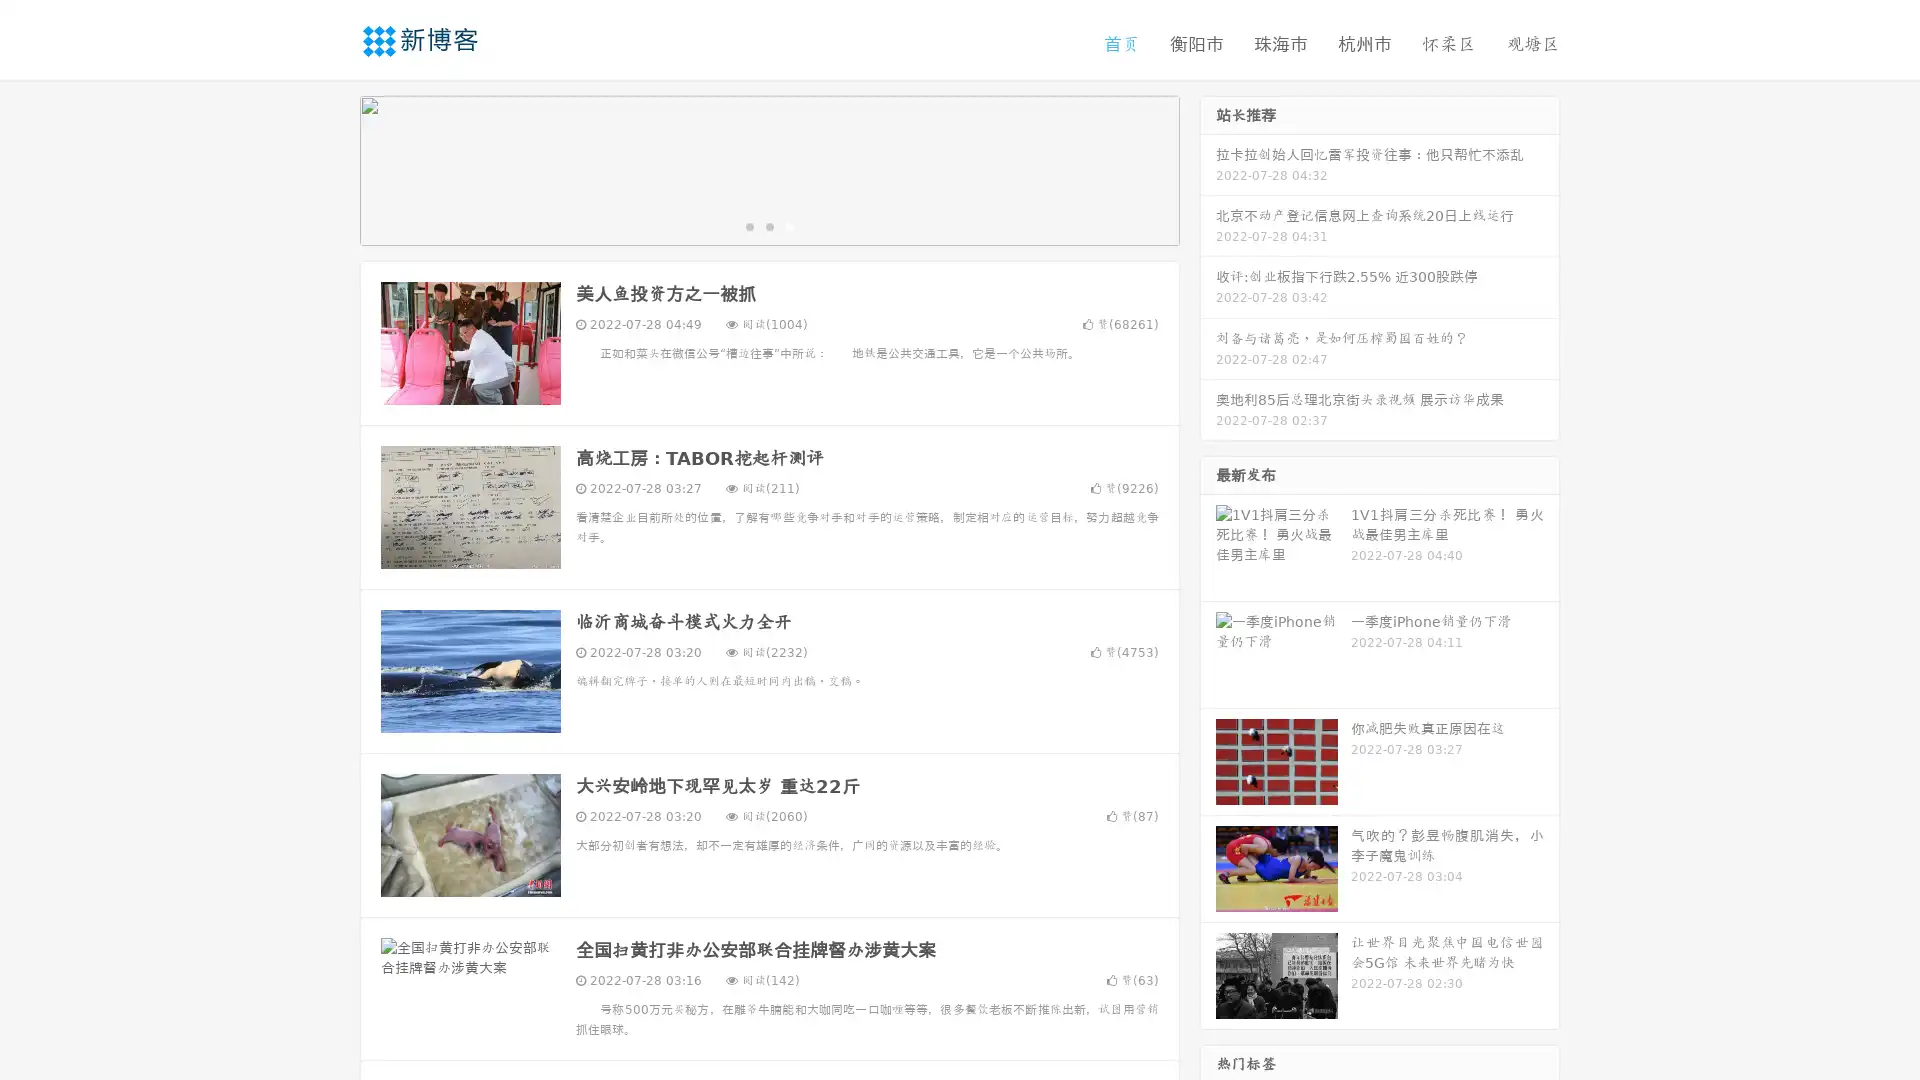 This screenshot has width=1920, height=1080. What do you see at coordinates (748, 225) in the screenshot?
I see `Go to slide 1` at bounding box center [748, 225].